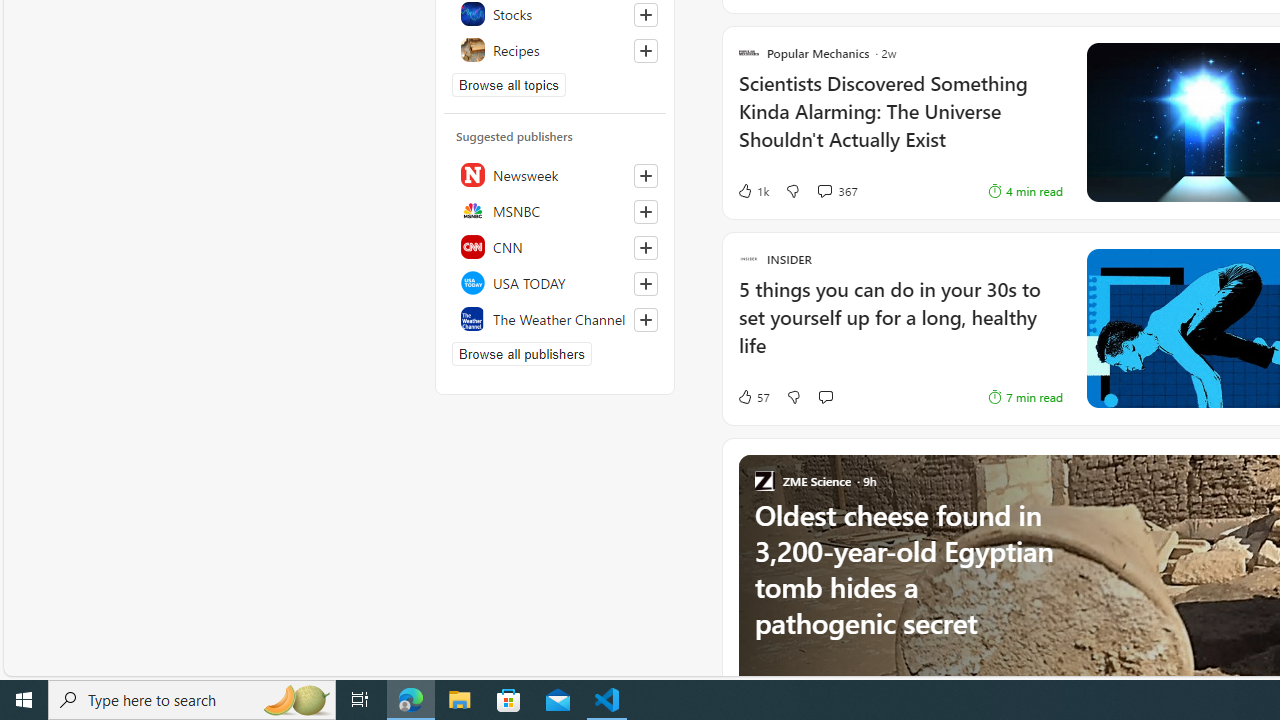 Image resolution: width=1280 pixels, height=720 pixels. What do you see at coordinates (645, 49) in the screenshot?
I see `'Follow this topic'` at bounding box center [645, 49].